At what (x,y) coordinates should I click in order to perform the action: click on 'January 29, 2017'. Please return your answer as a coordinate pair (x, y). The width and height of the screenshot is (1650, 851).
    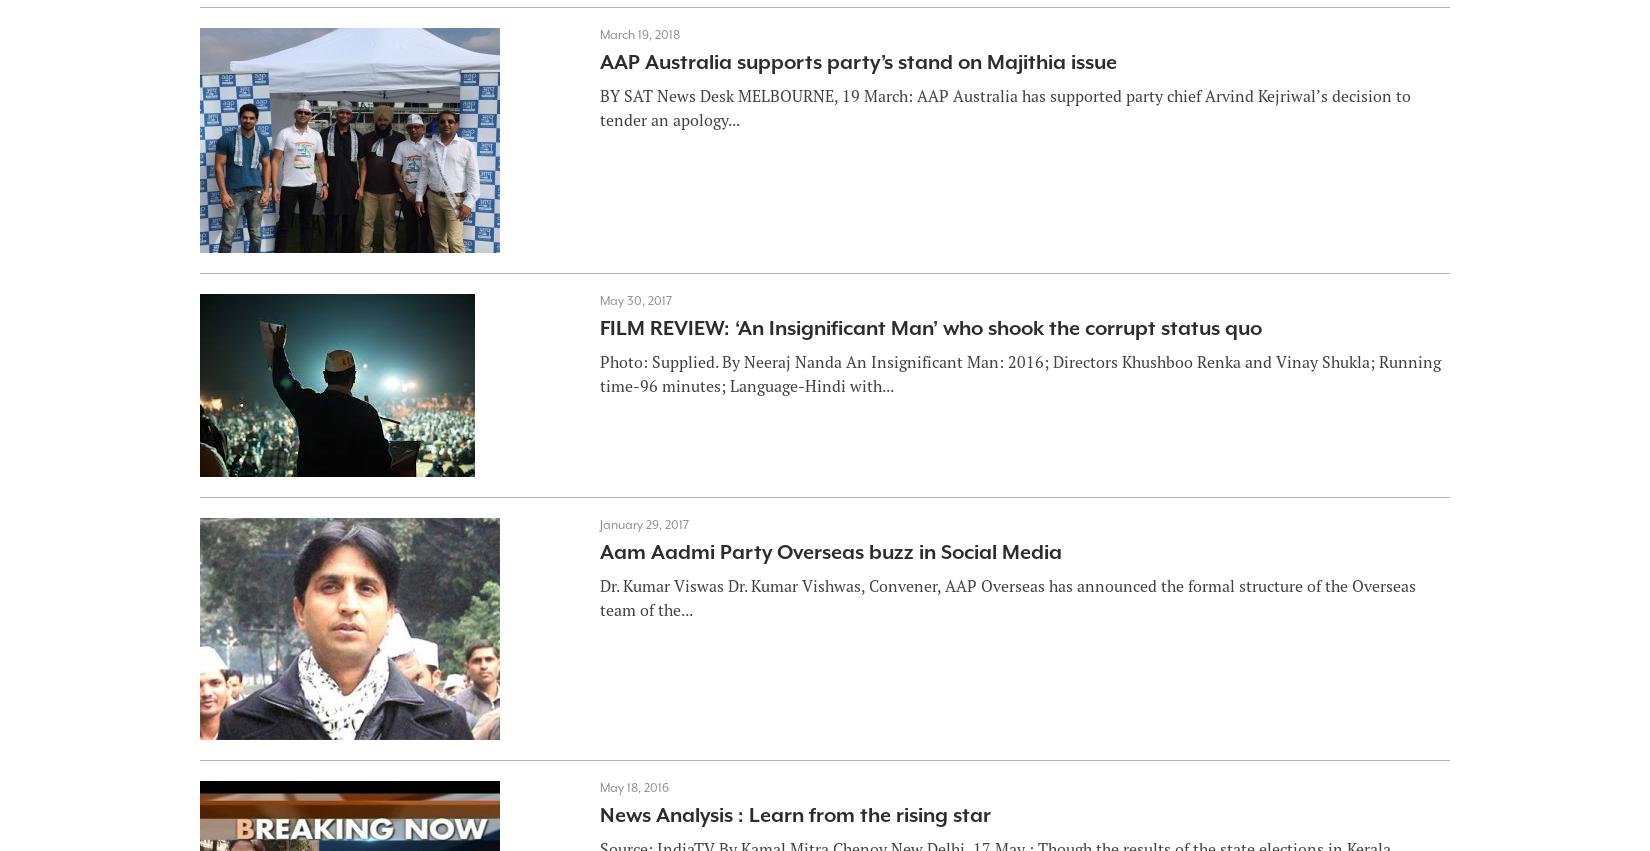
    Looking at the image, I should click on (642, 524).